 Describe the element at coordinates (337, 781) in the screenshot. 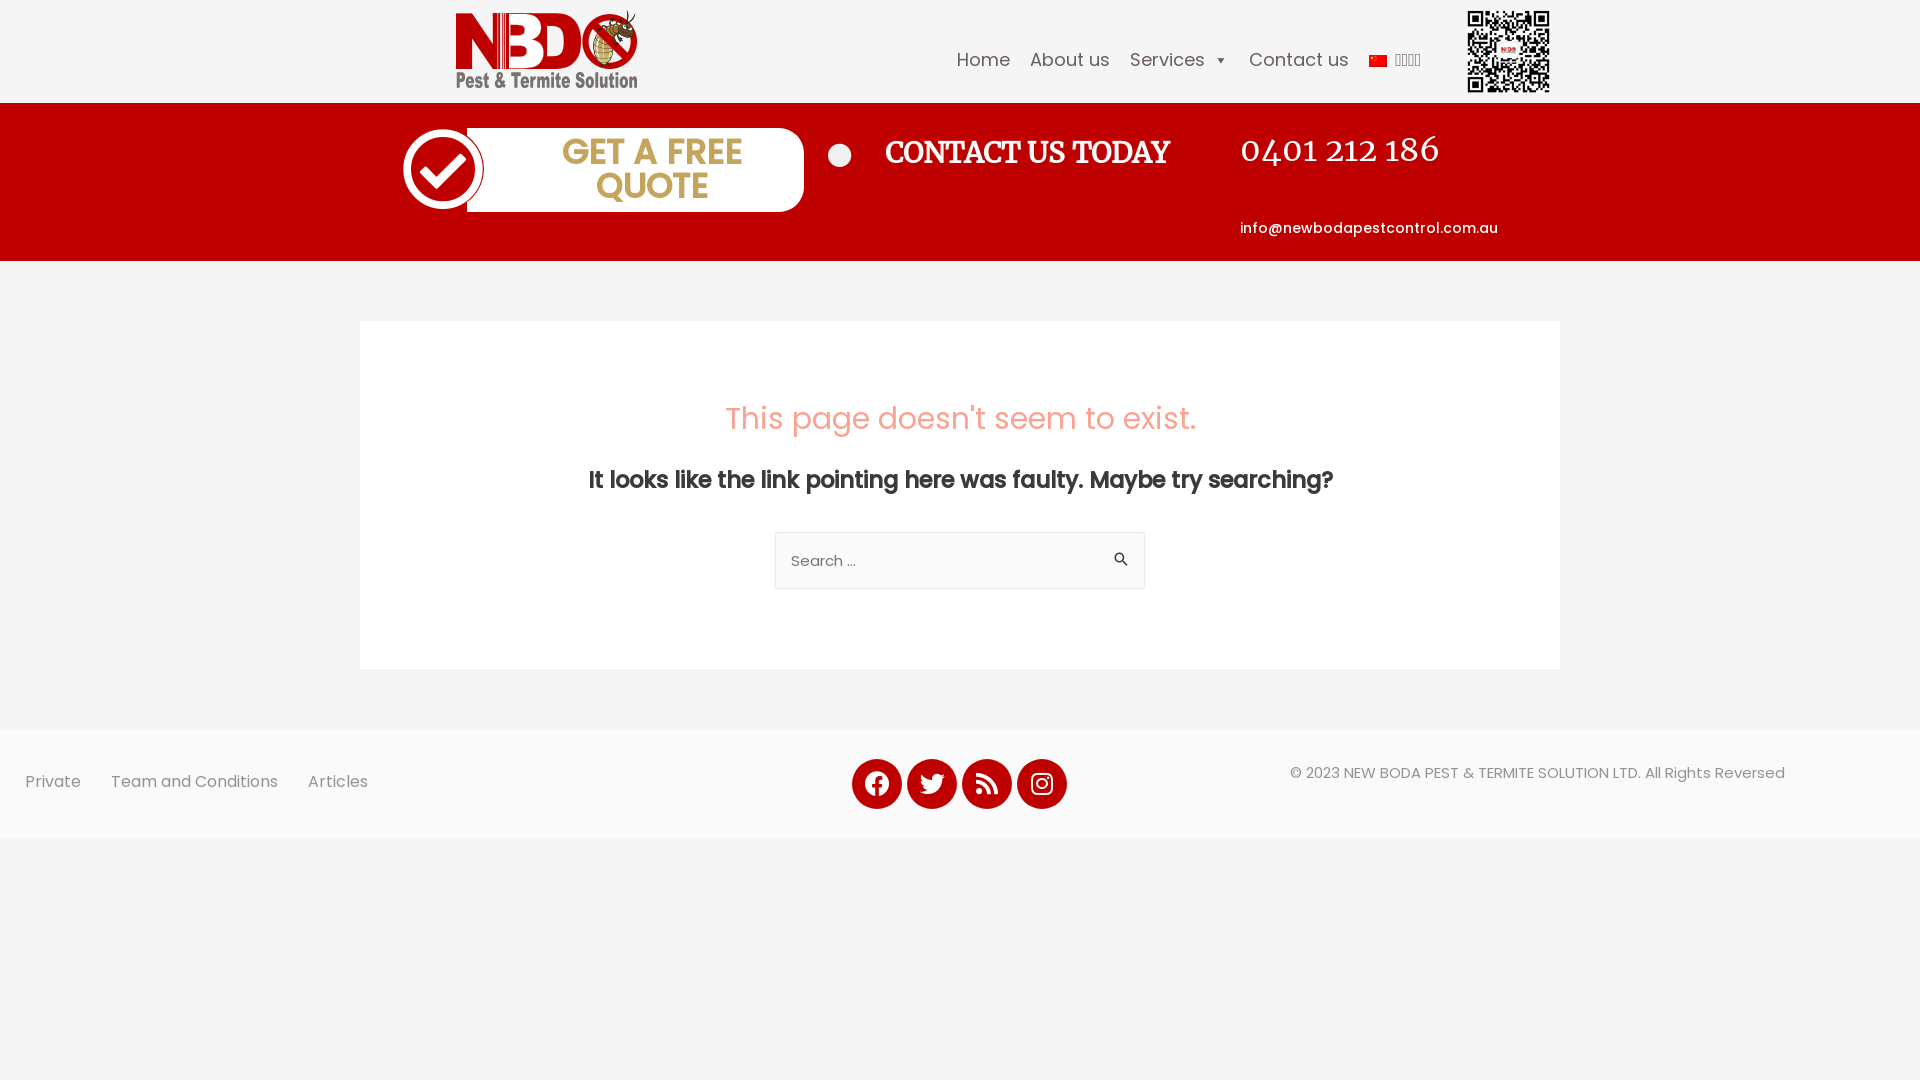

I see `'Articles'` at that location.